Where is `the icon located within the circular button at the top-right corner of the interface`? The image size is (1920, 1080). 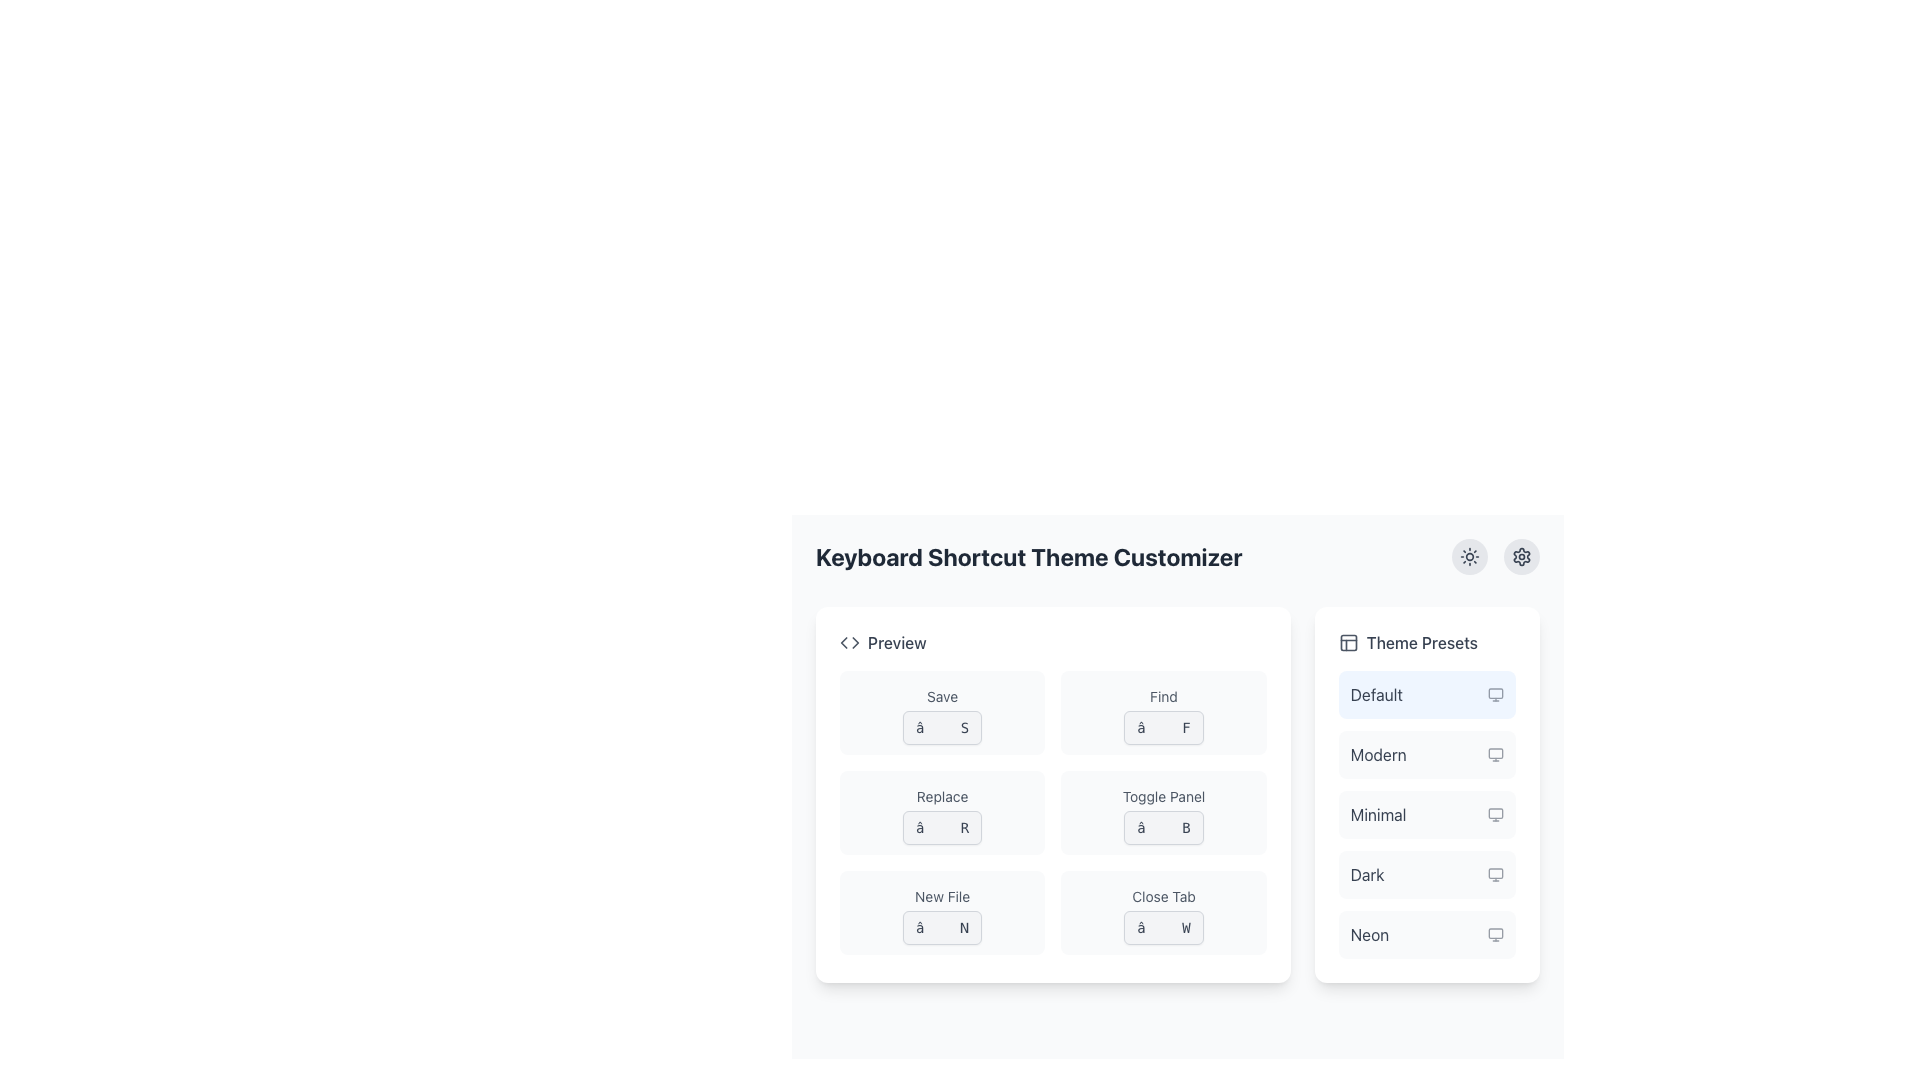
the icon located within the circular button at the top-right corner of the interface is located at coordinates (1469, 556).